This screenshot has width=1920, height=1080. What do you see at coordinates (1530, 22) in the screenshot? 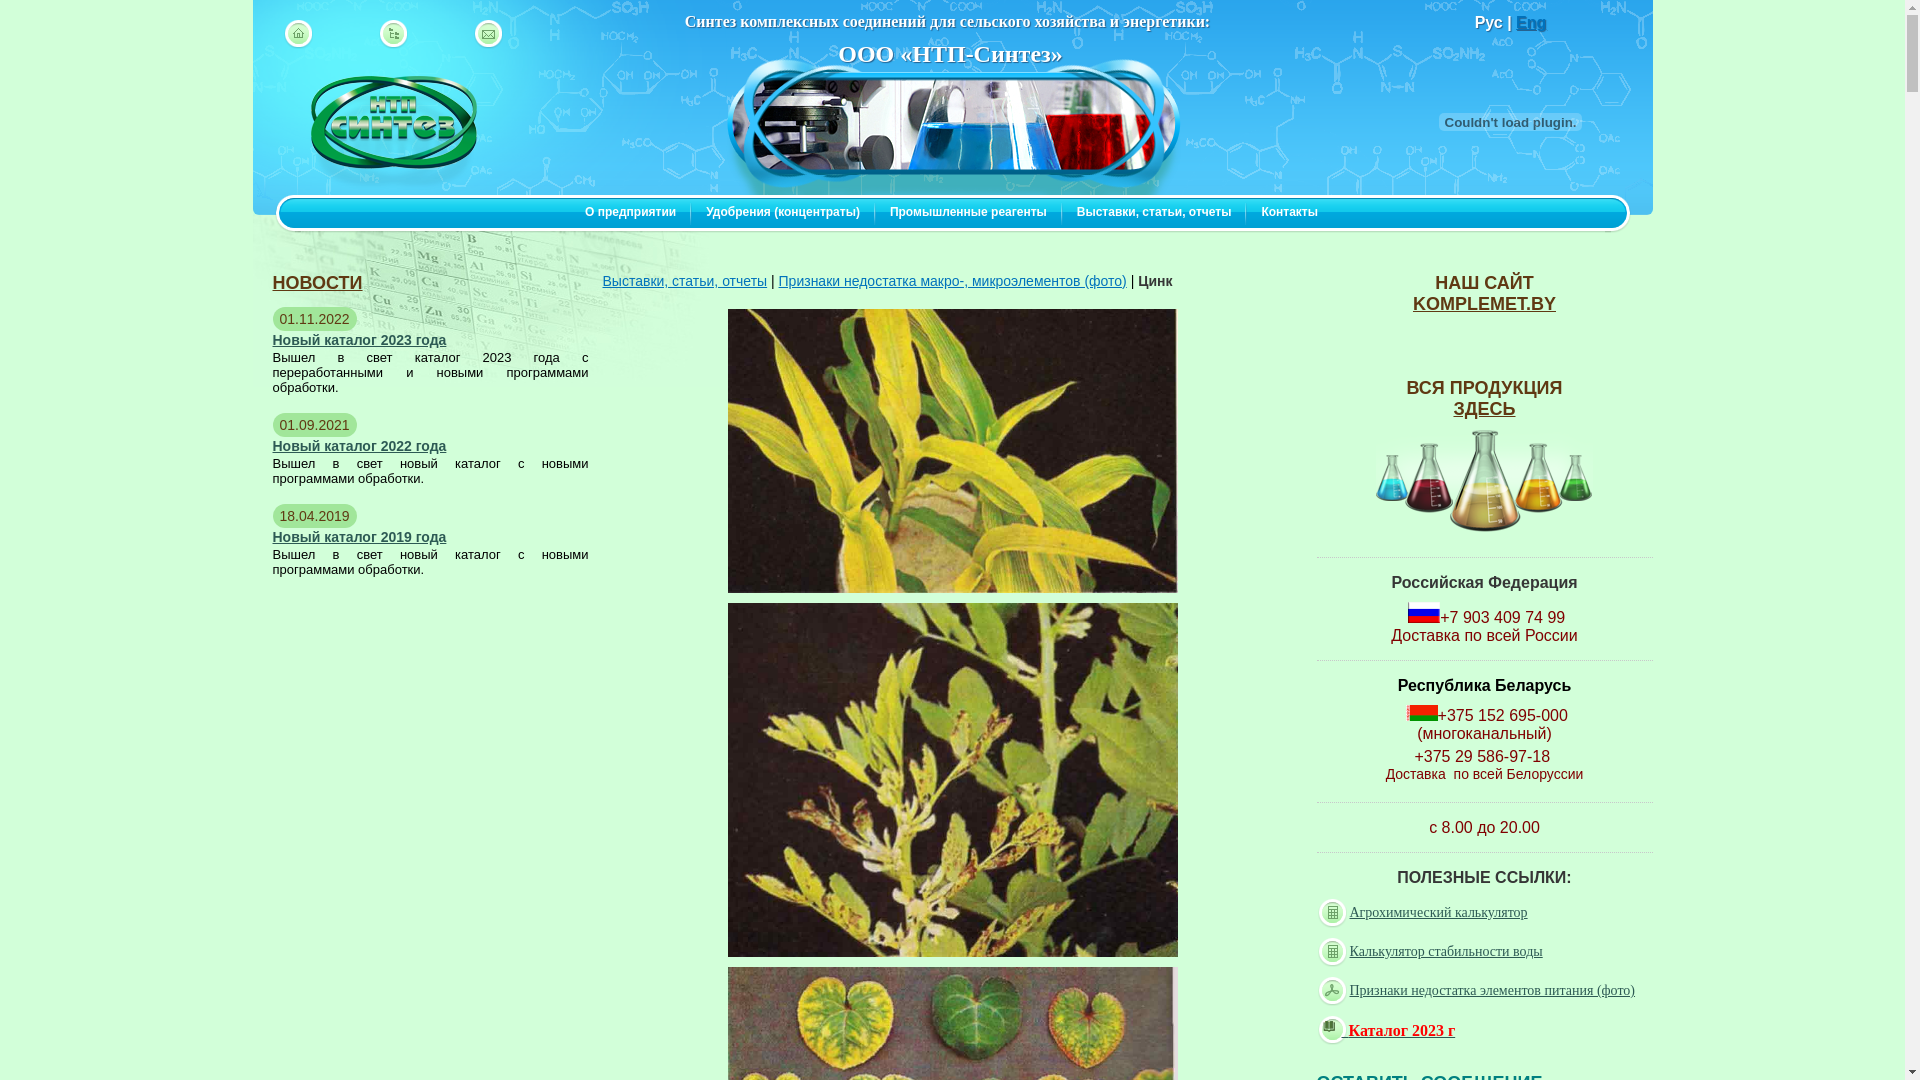
I see `'Eng'` at bounding box center [1530, 22].